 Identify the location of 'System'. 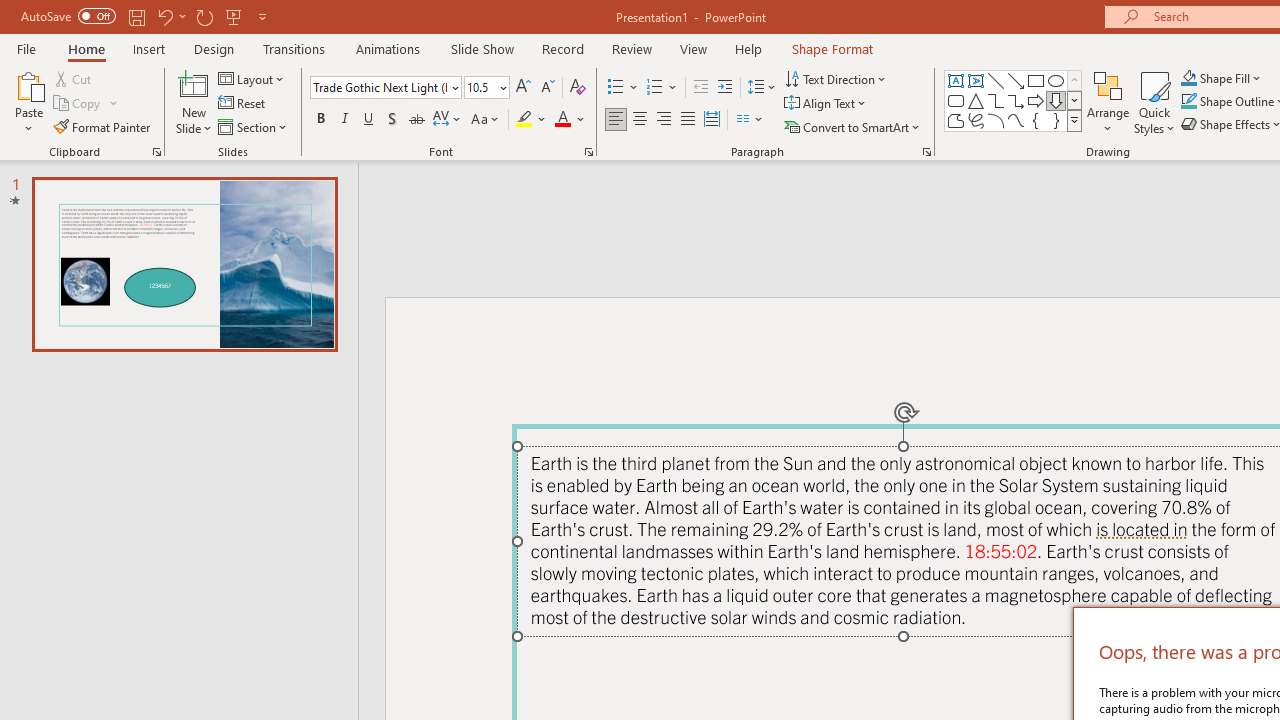
(10, 11).